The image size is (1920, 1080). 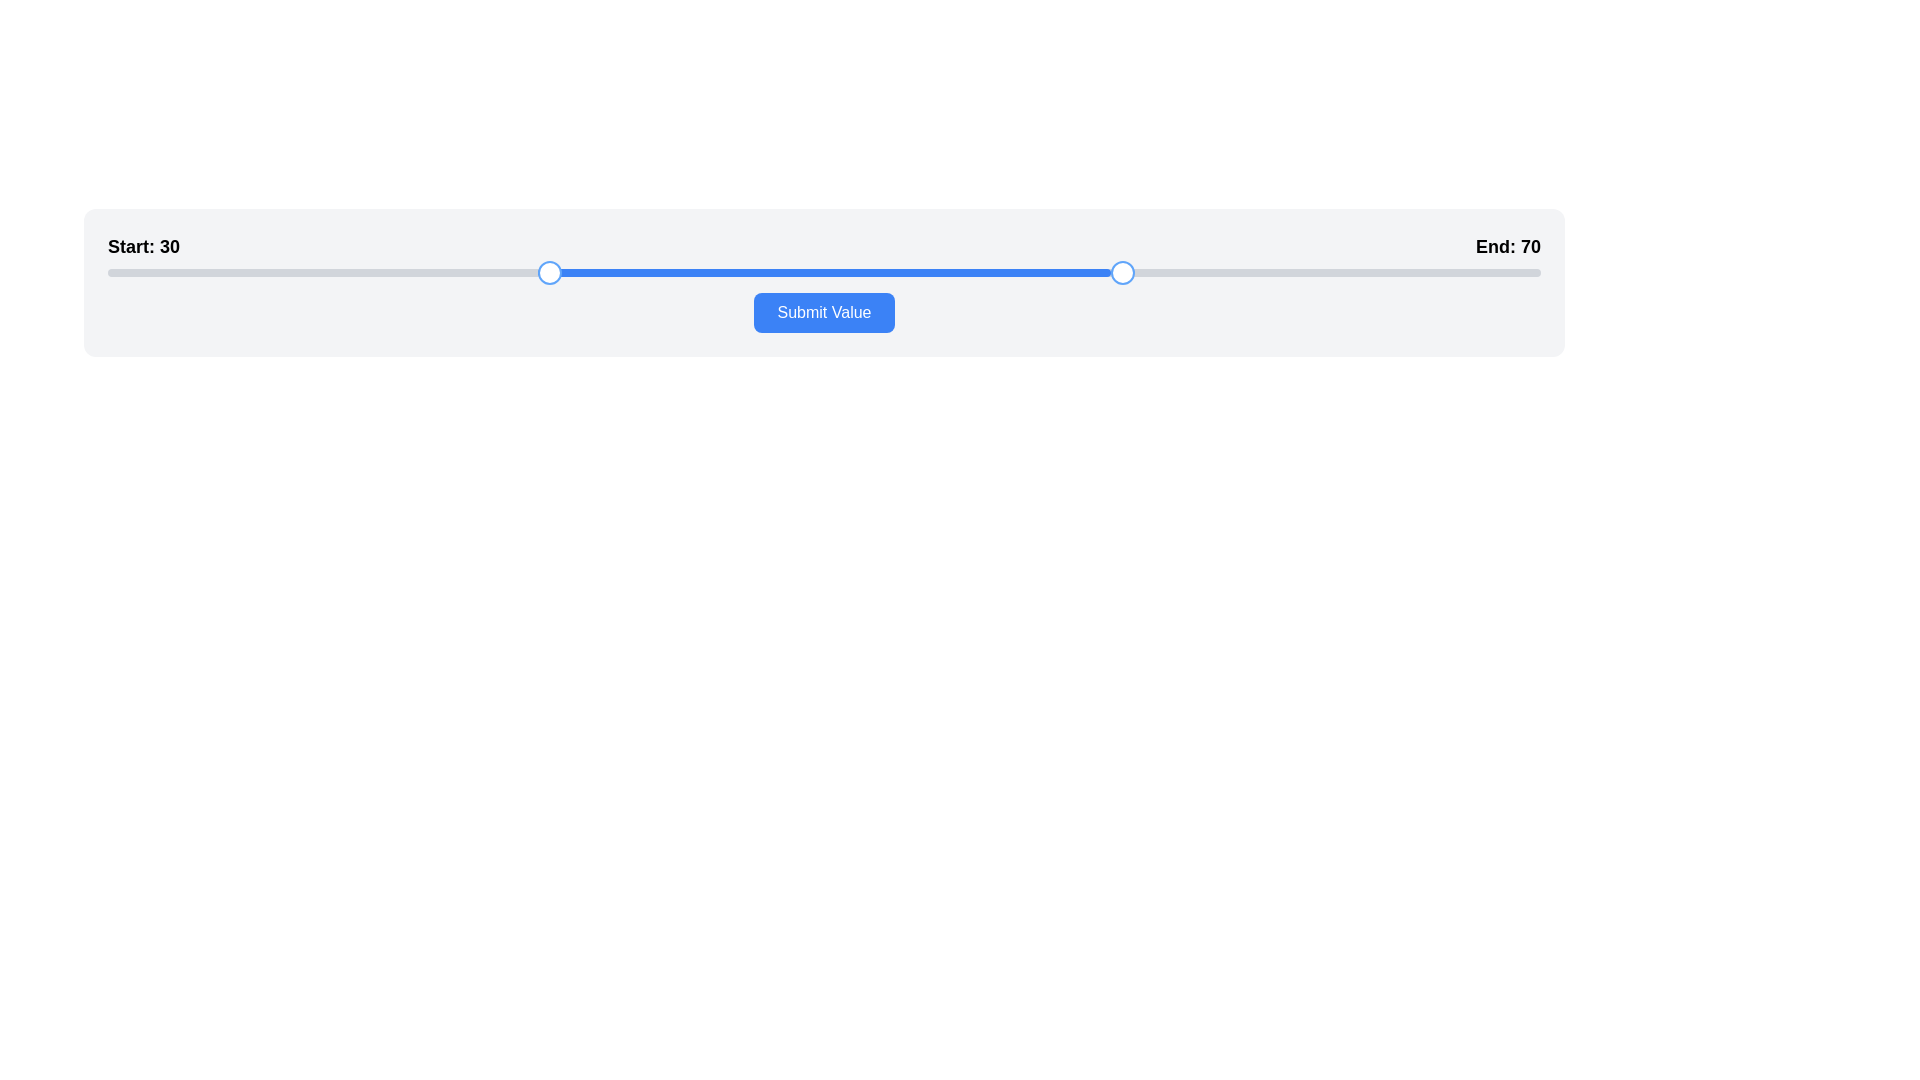 What do you see at coordinates (307, 273) in the screenshot?
I see `the slider thumb` at bounding box center [307, 273].